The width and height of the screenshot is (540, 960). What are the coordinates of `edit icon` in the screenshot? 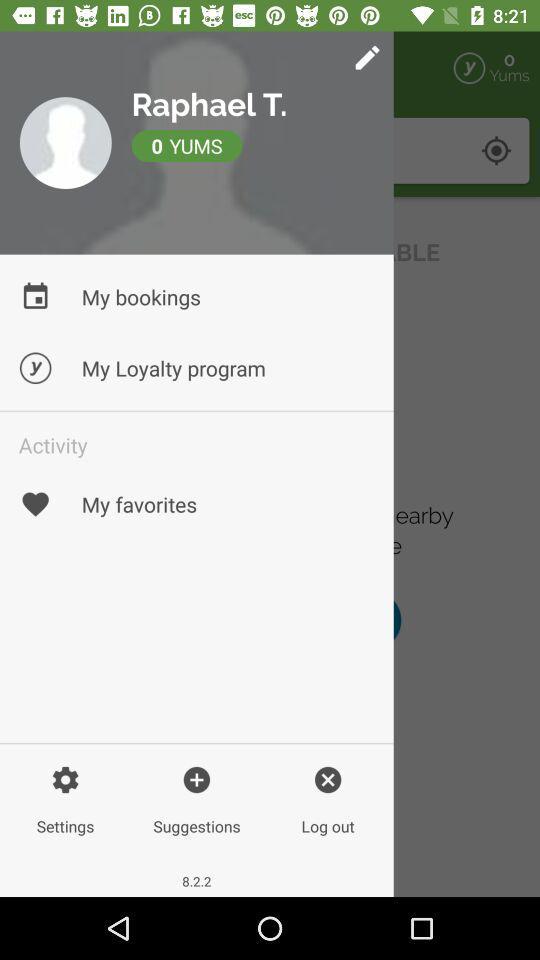 It's located at (268, 68).